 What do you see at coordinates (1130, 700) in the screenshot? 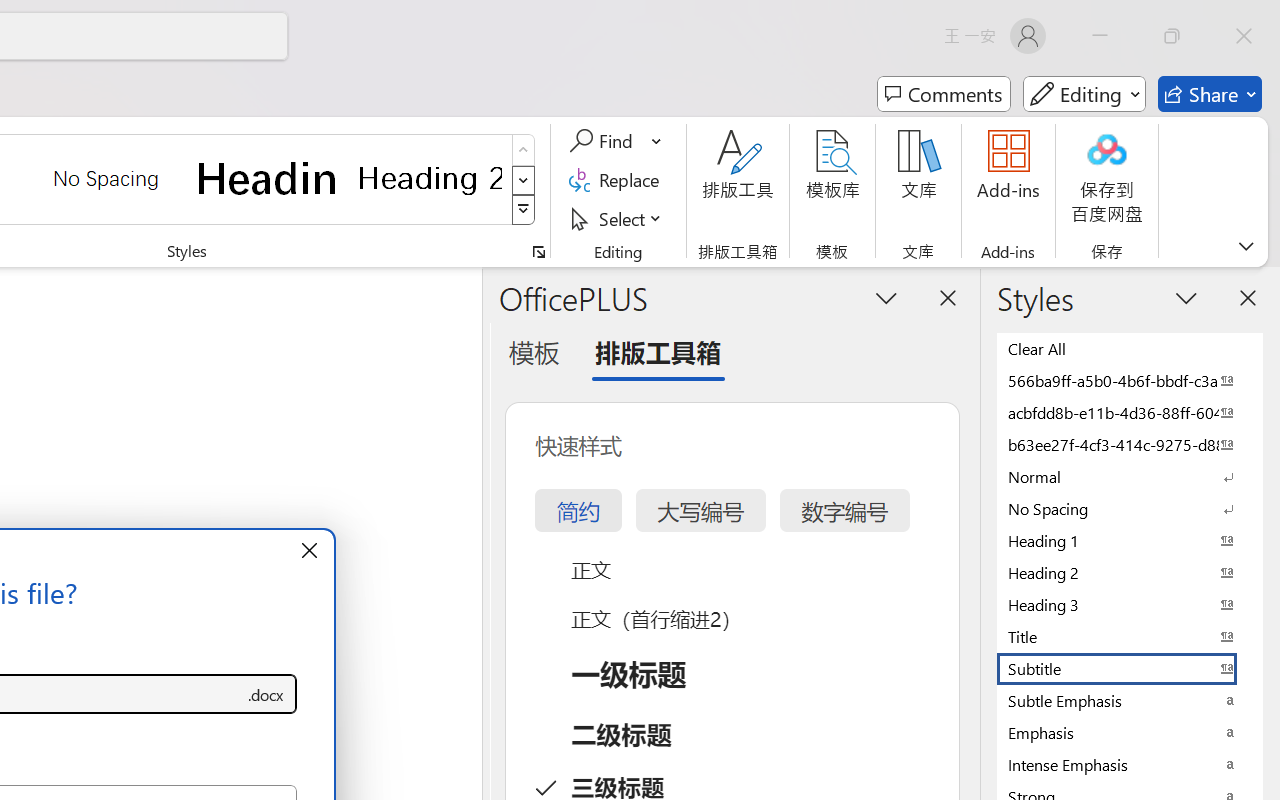
I see `'Subtle Emphasis'` at bounding box center [1130, 700].